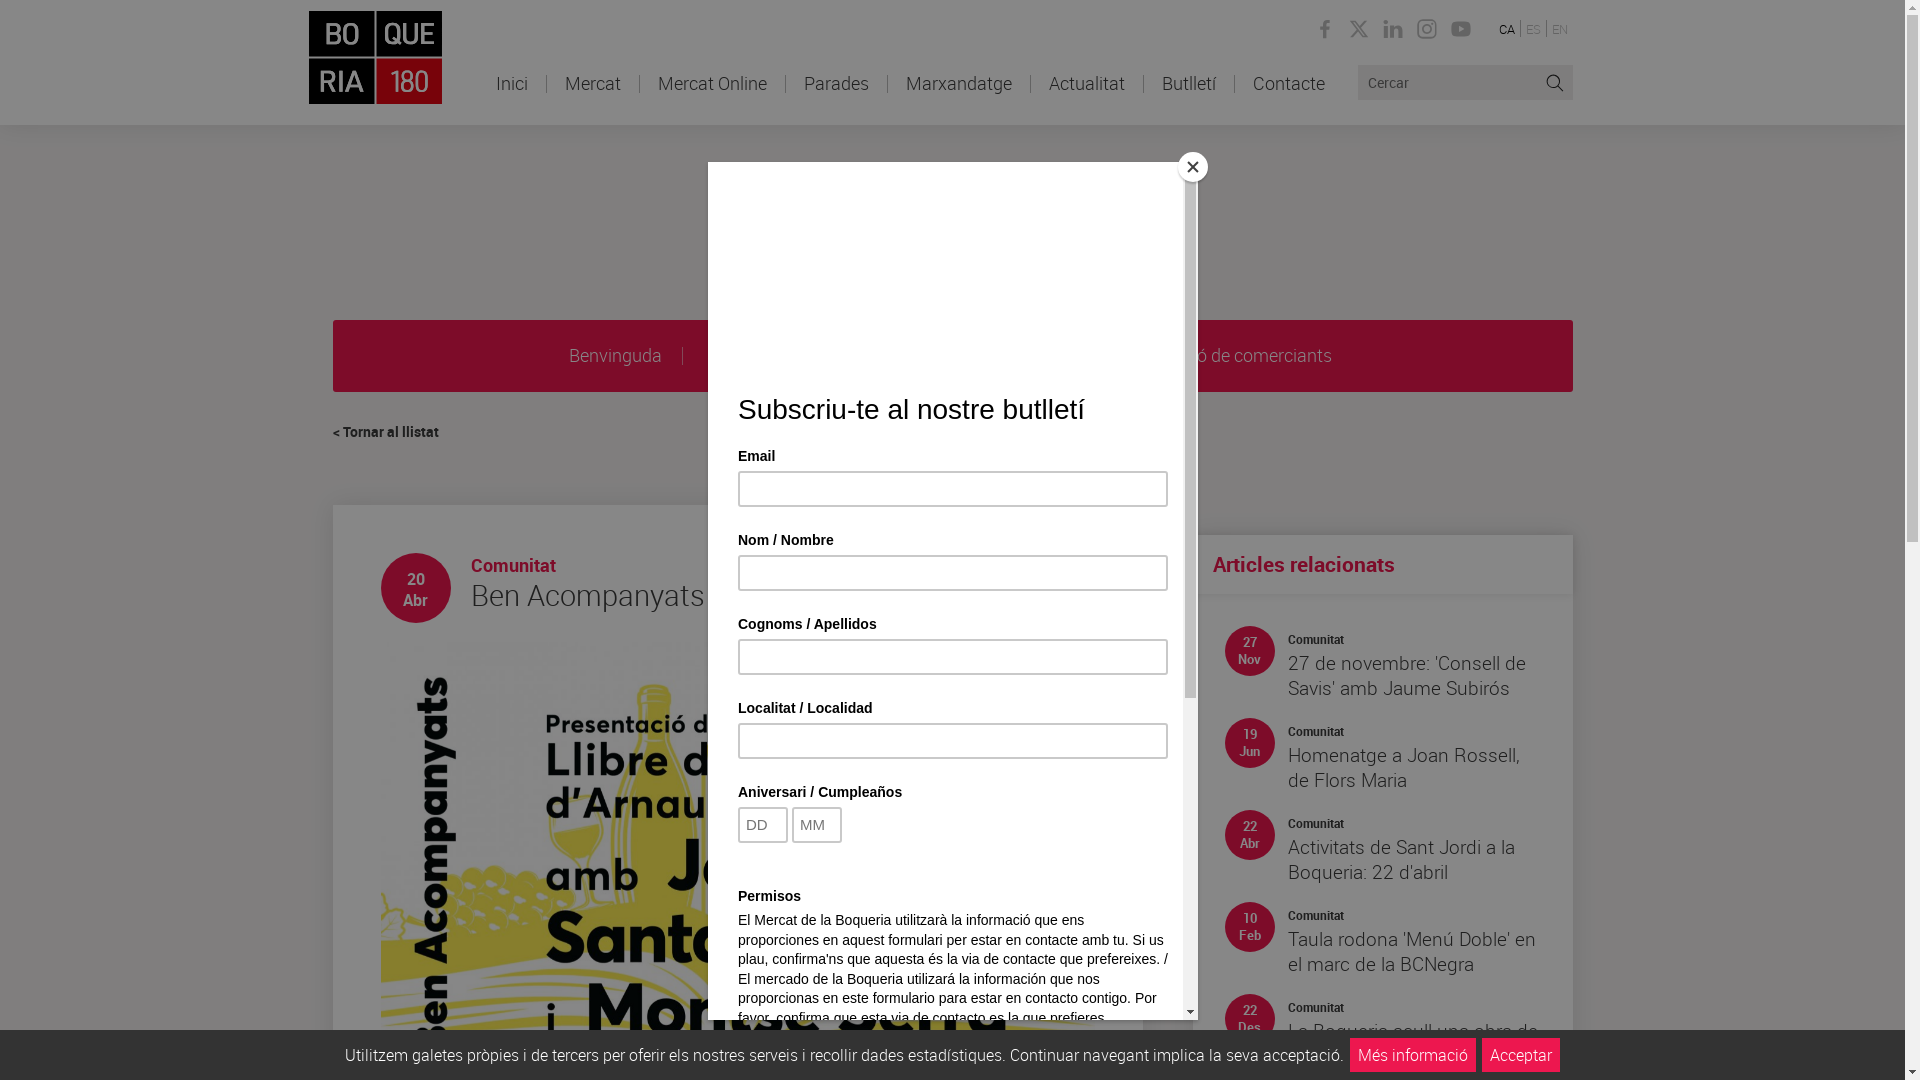  What do you see at coordinates (1460, 31) in the screenshot?
I see `'Youtube de la Boqueria'` at bounding box center [1460, 31].